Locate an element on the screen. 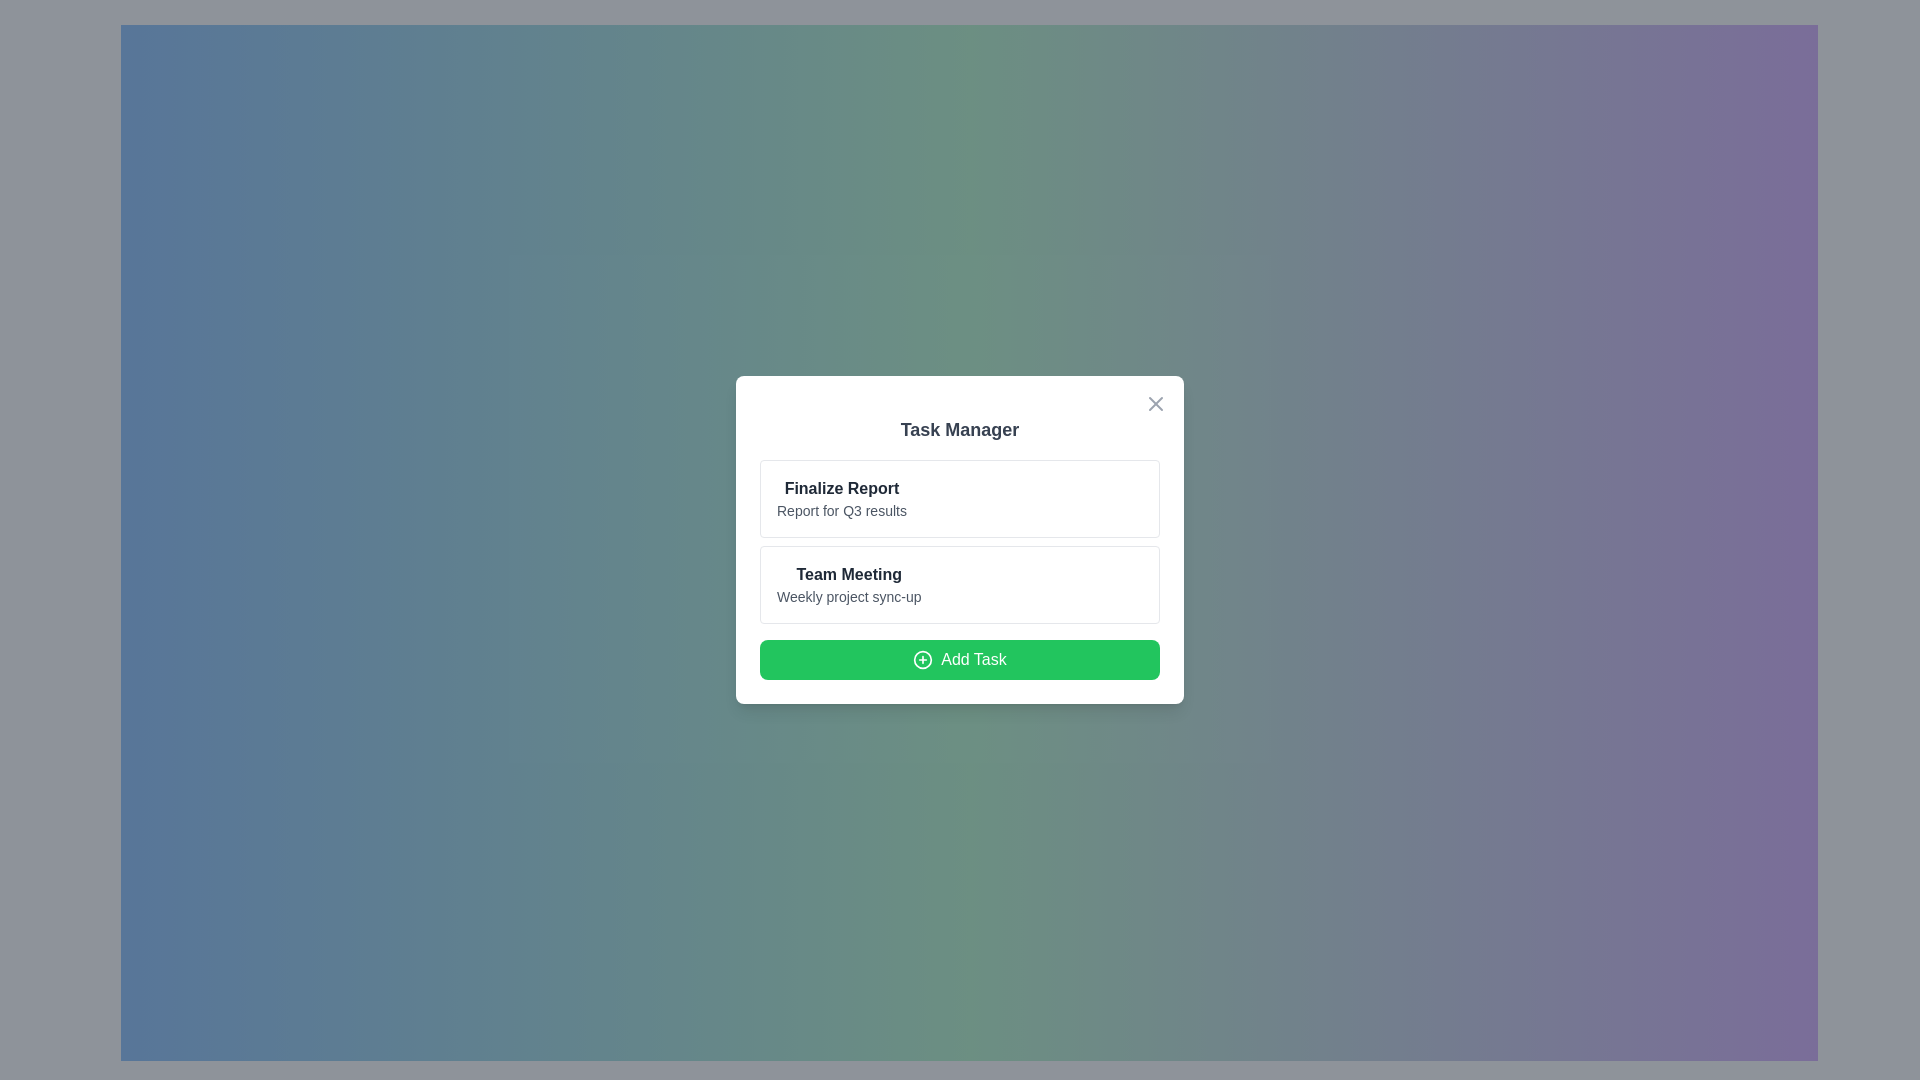  the title text in the 'Task Manager' card, which is positioned above the 'Report for Q3 results' line is located at coordinates (841, 489).